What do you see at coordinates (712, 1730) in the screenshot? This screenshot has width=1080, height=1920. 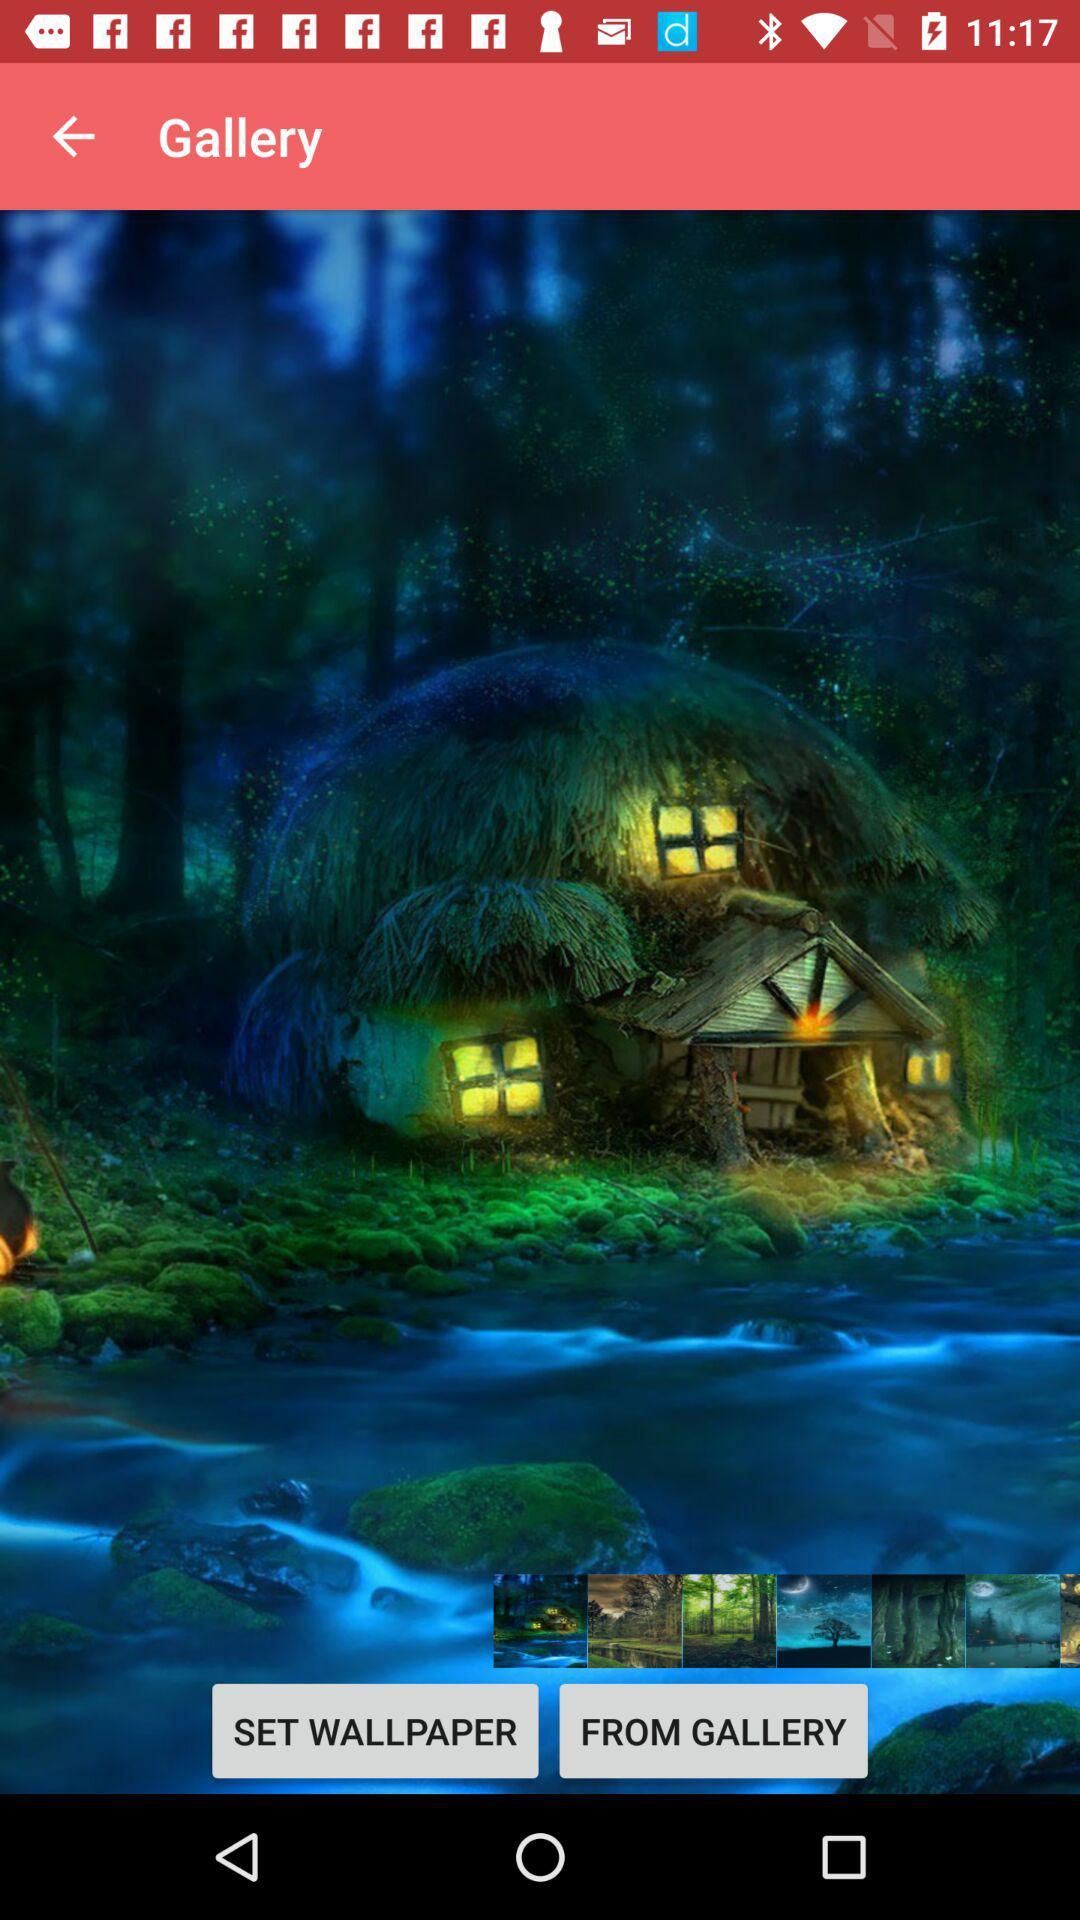 I see `the icon next to the set wallpaper icon` at bounding box center [712, 1730].